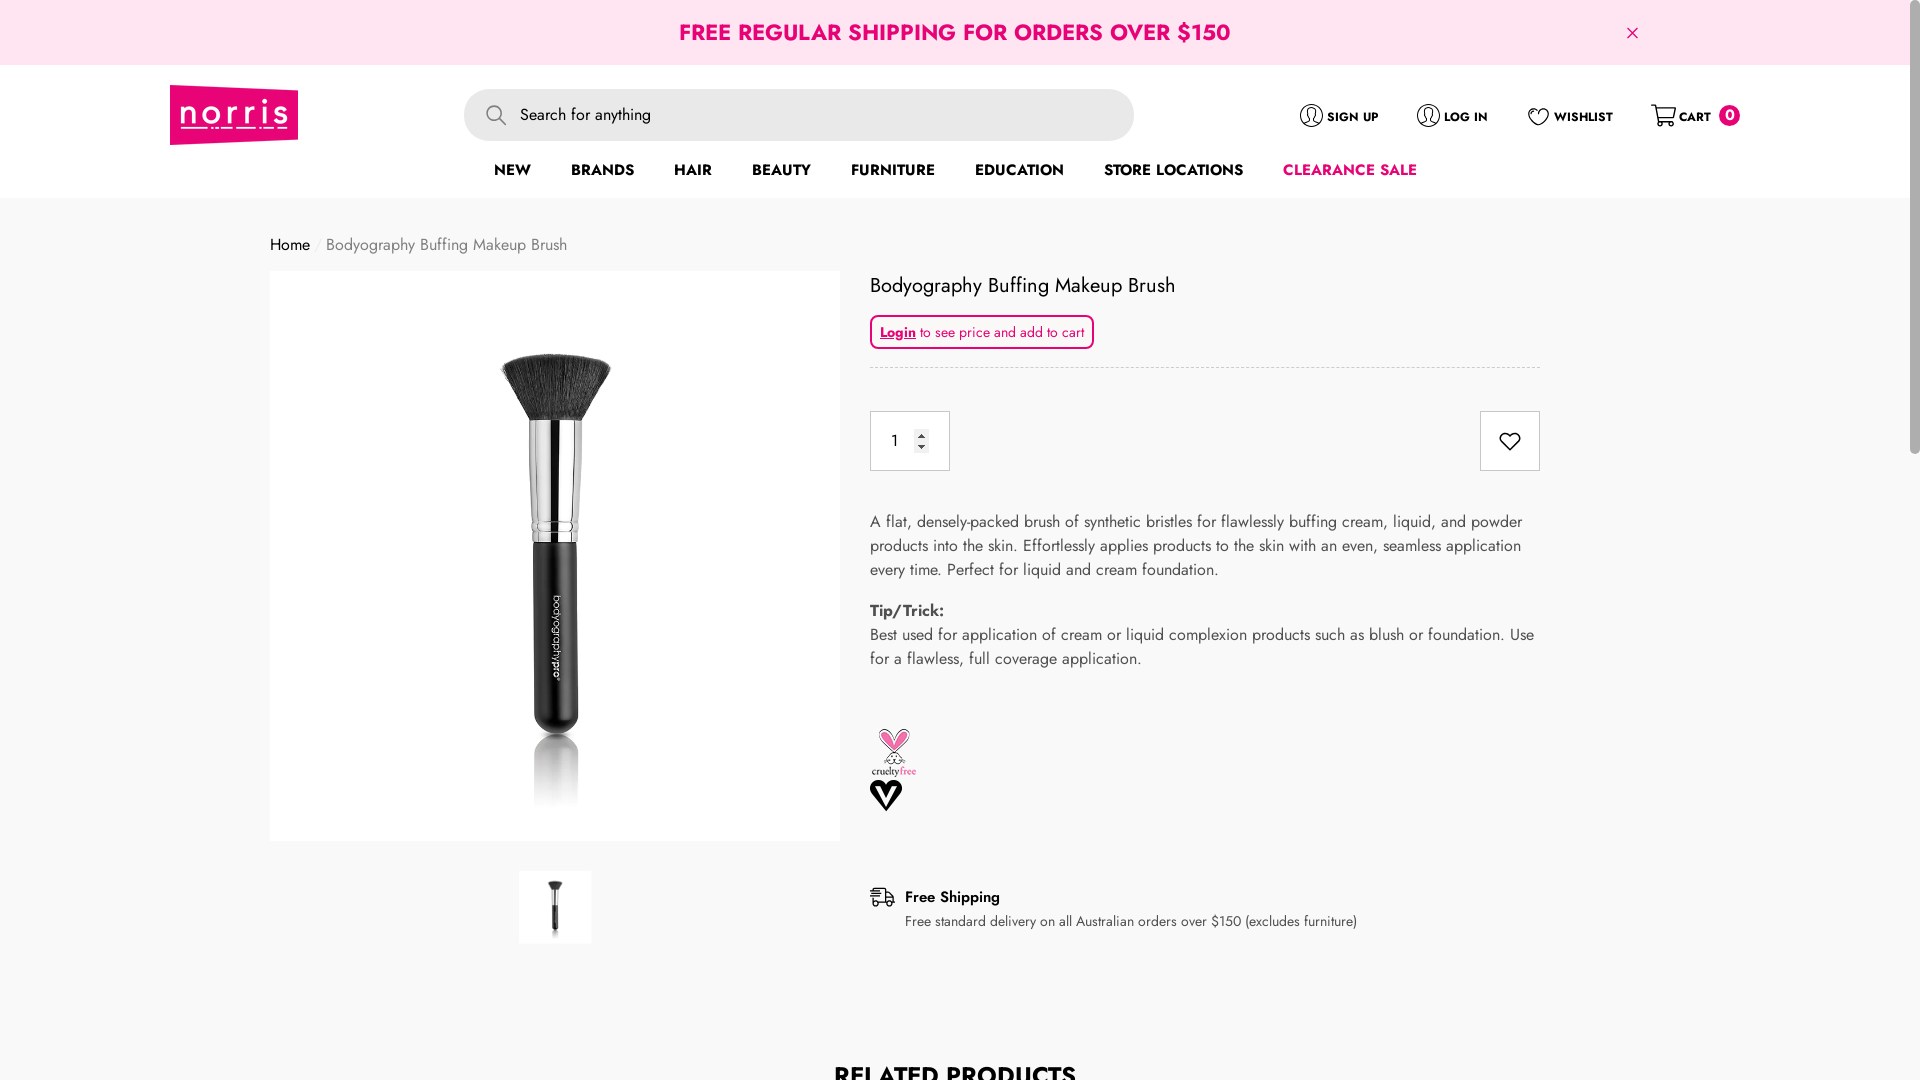  I want to click on 'HAIR', so click(673, 168).